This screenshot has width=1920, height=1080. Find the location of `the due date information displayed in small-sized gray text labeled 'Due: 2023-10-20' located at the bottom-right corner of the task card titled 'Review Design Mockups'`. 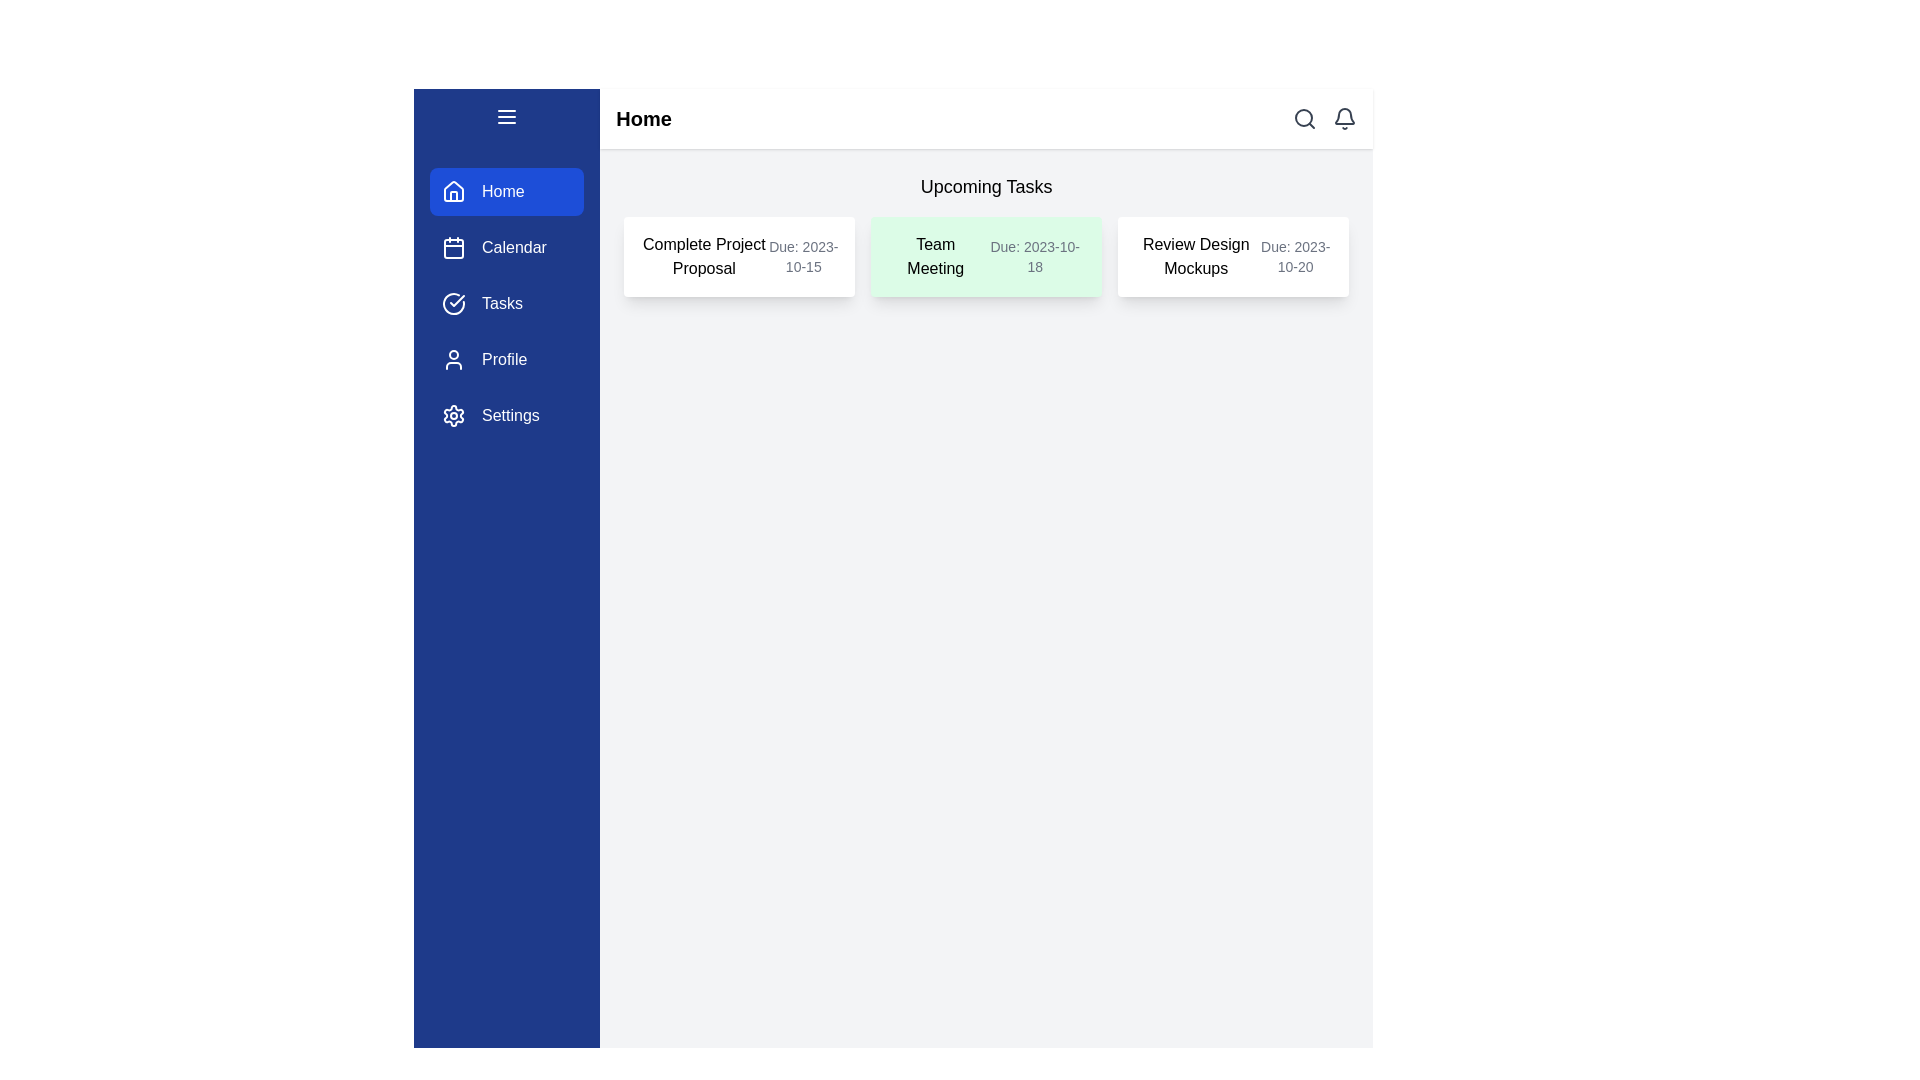

the due date information displayed in small-sized gray text labeled 'Due: 2023-10-20' located at the bottom-right corner of the task card titled 'Review Design Mockups' is located at coordinates (1295, 256).